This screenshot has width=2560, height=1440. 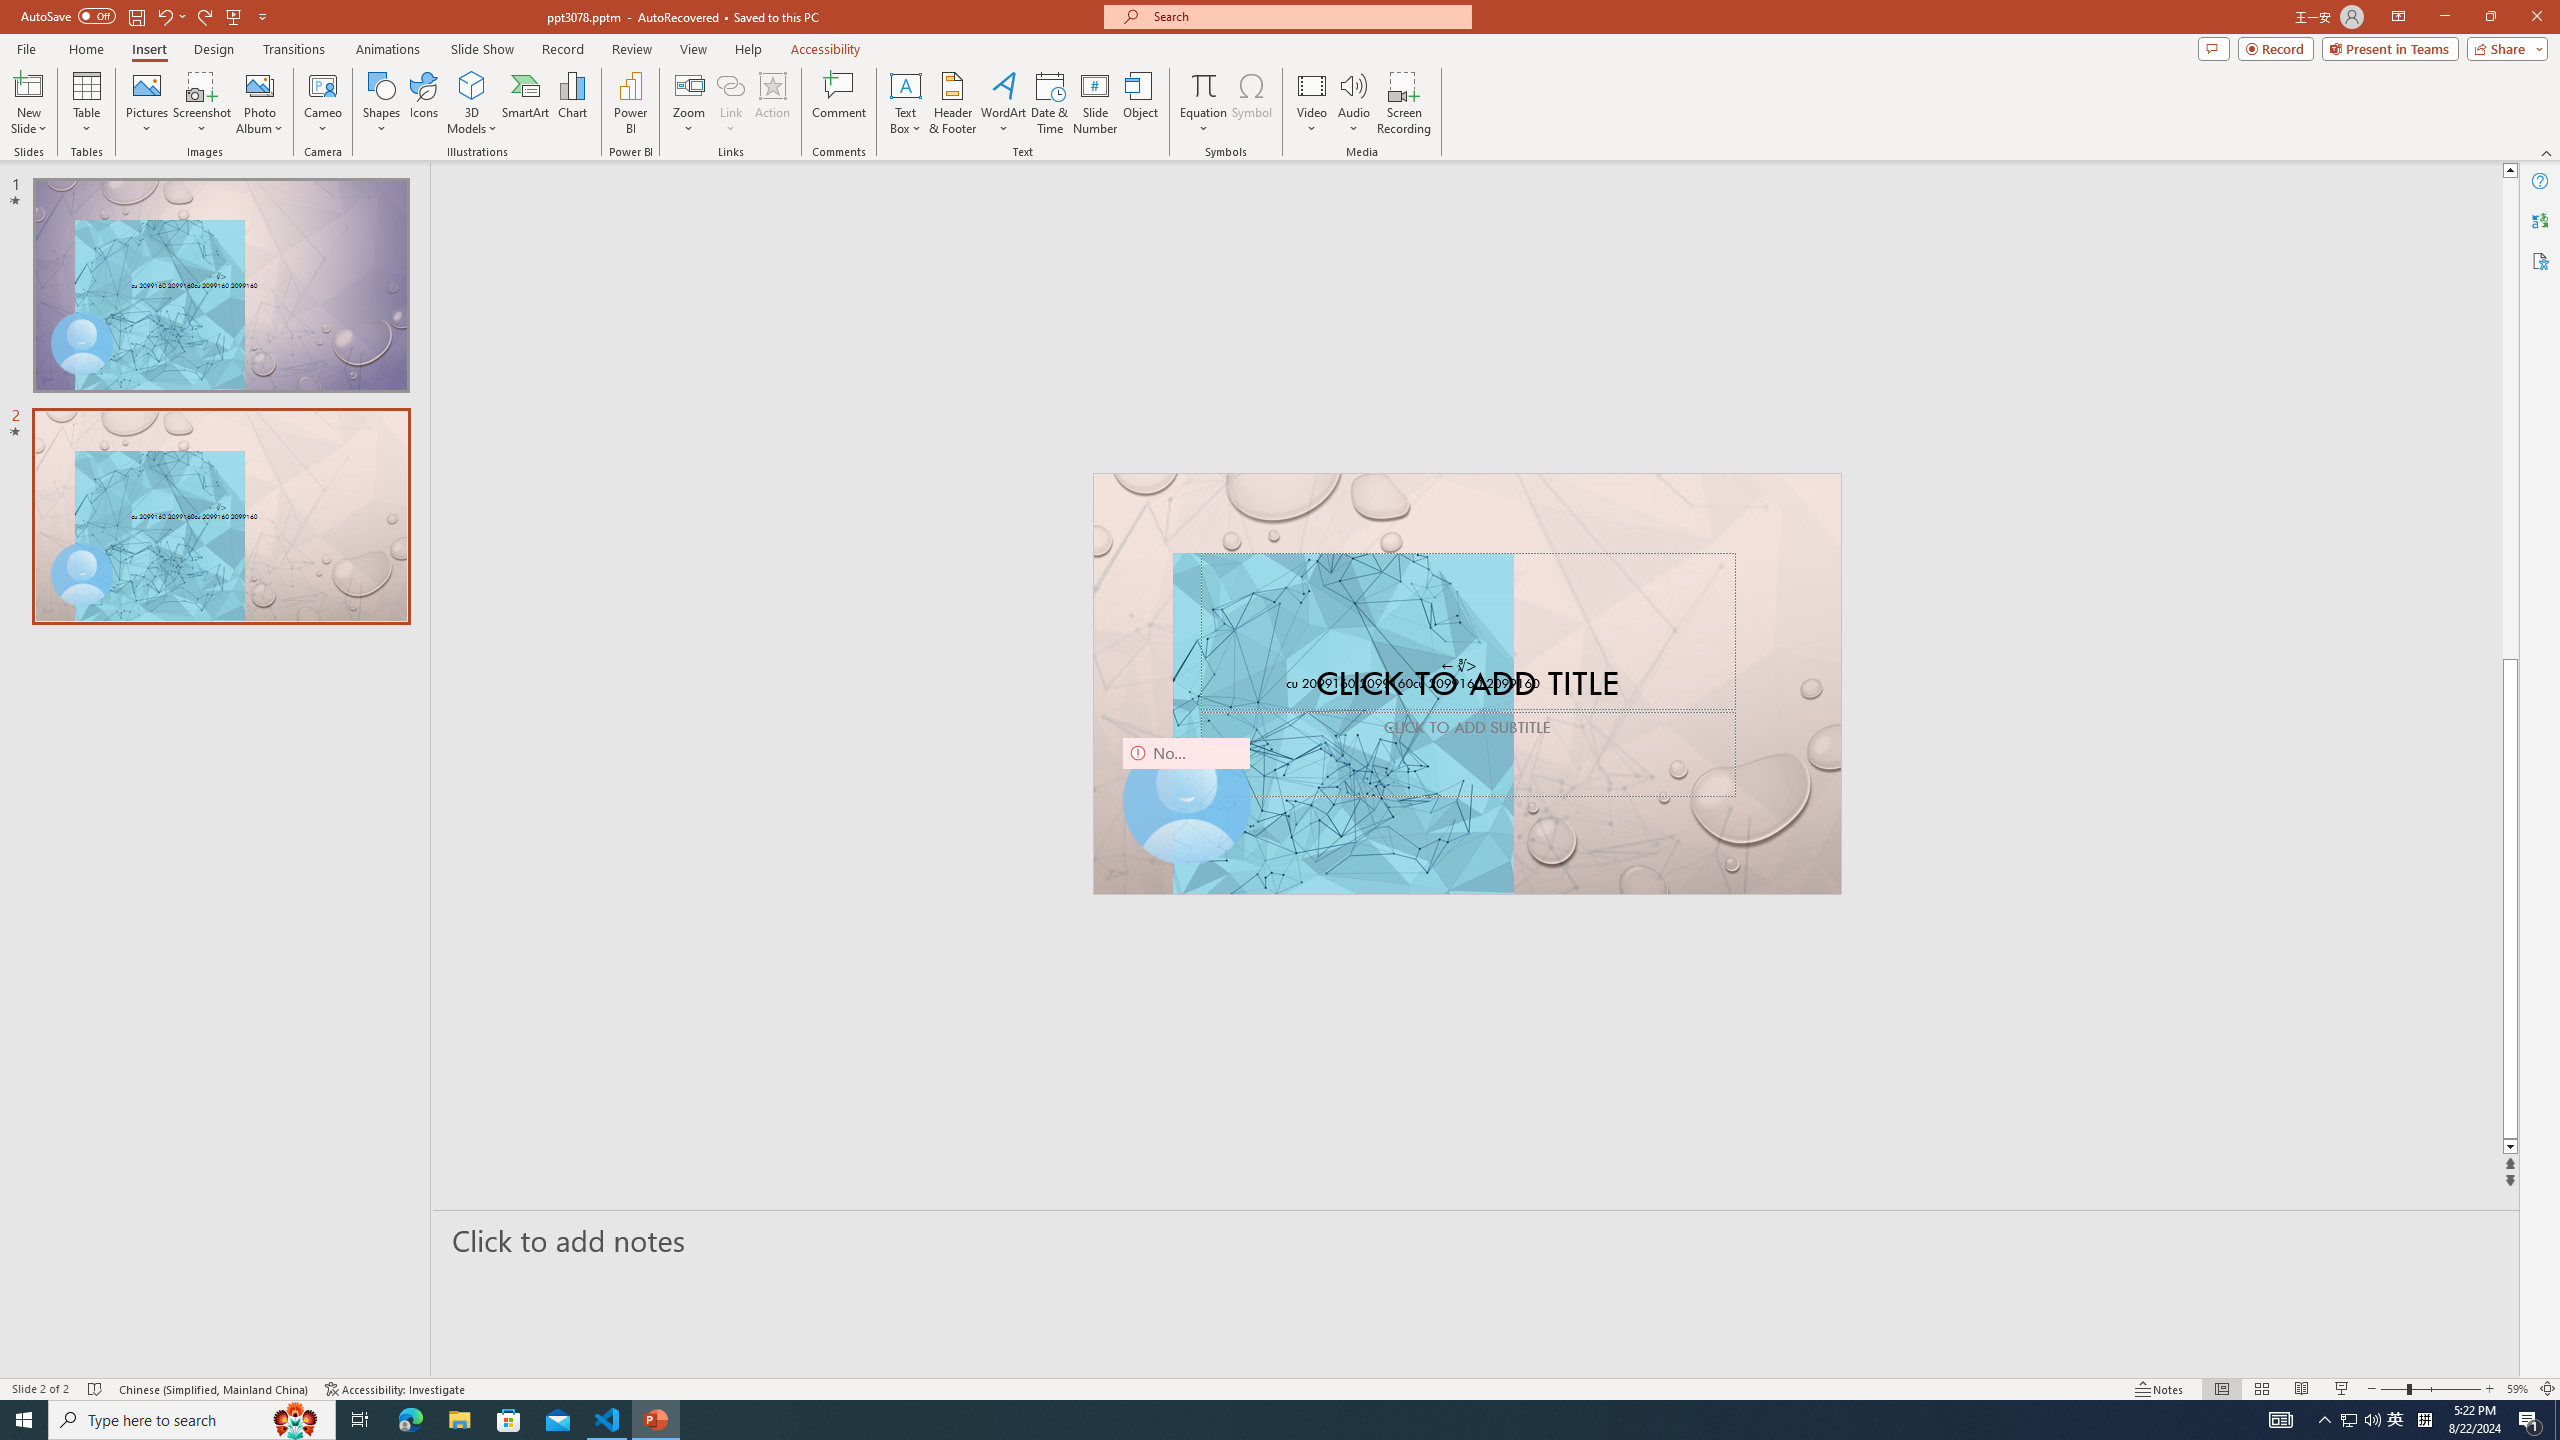 What do you see at coordinates (572, 103) in the screenshot?
I see `'Chart...'` at bounding box center [572, 103].